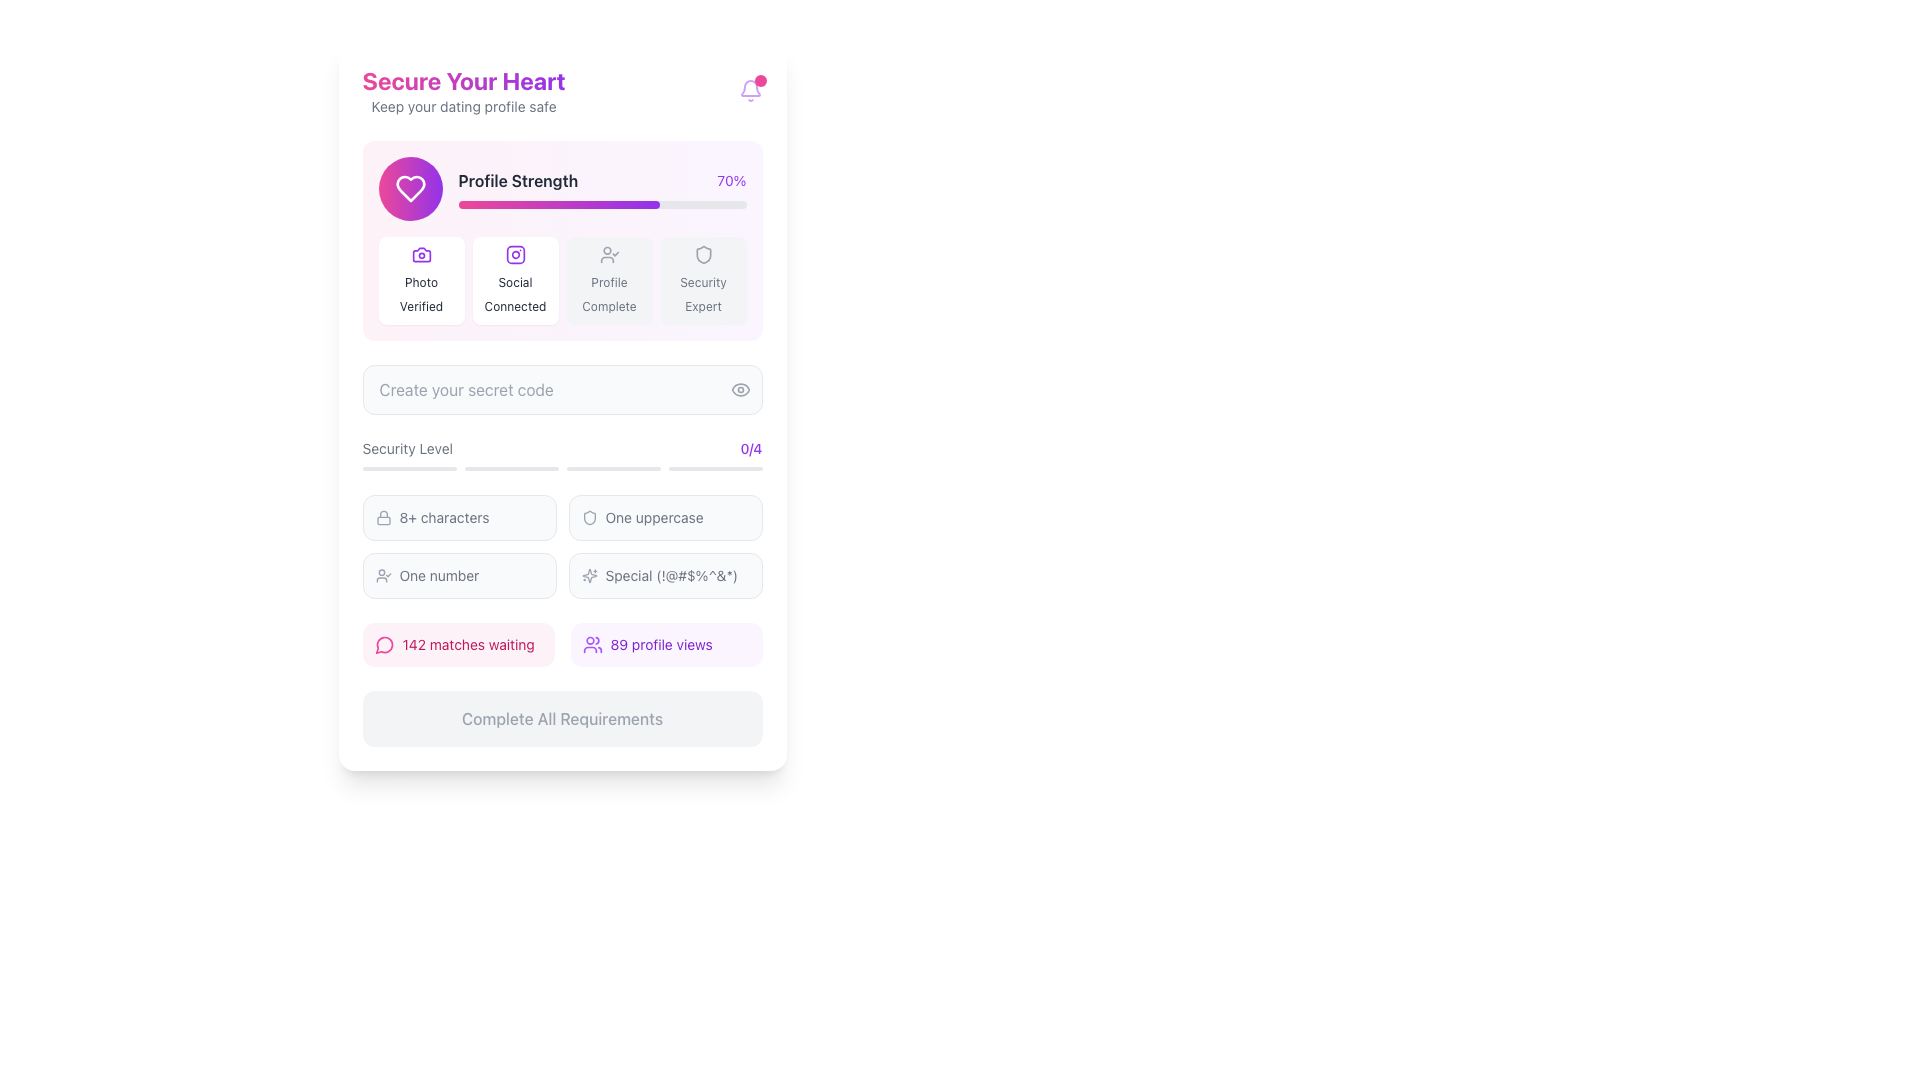 This screenshot has width=1920, height=1080. Describe the element at coordinates (665, 575) in the screenshot. I see `the label 'Special (!@#$%^&*)' with an adjacent sparkles icon, which is the fourth item in the security level indicators list` at that location.